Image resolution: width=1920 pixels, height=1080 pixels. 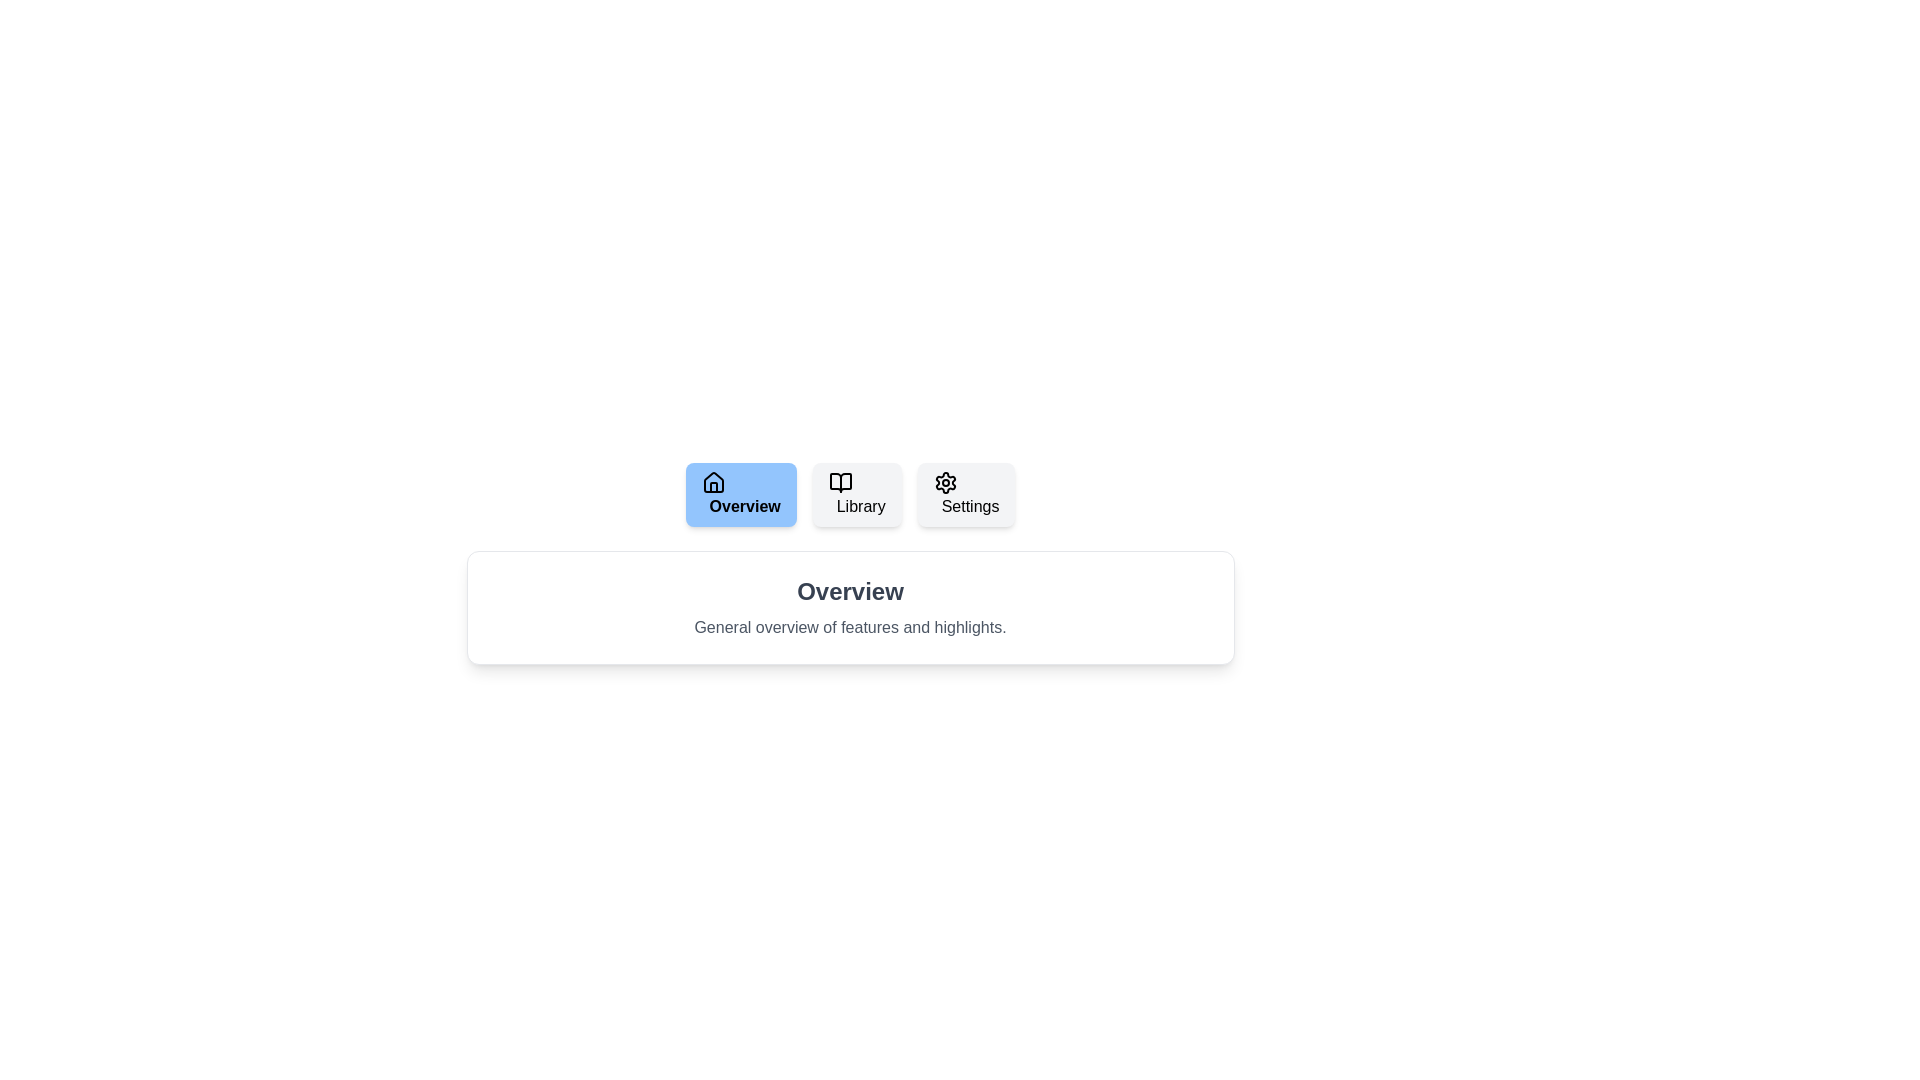 What do you see at coordinates (740, 494) in the screenshot?
I see `the tab labeled Overview to switch to that tab` at bounding box center [740, 494].